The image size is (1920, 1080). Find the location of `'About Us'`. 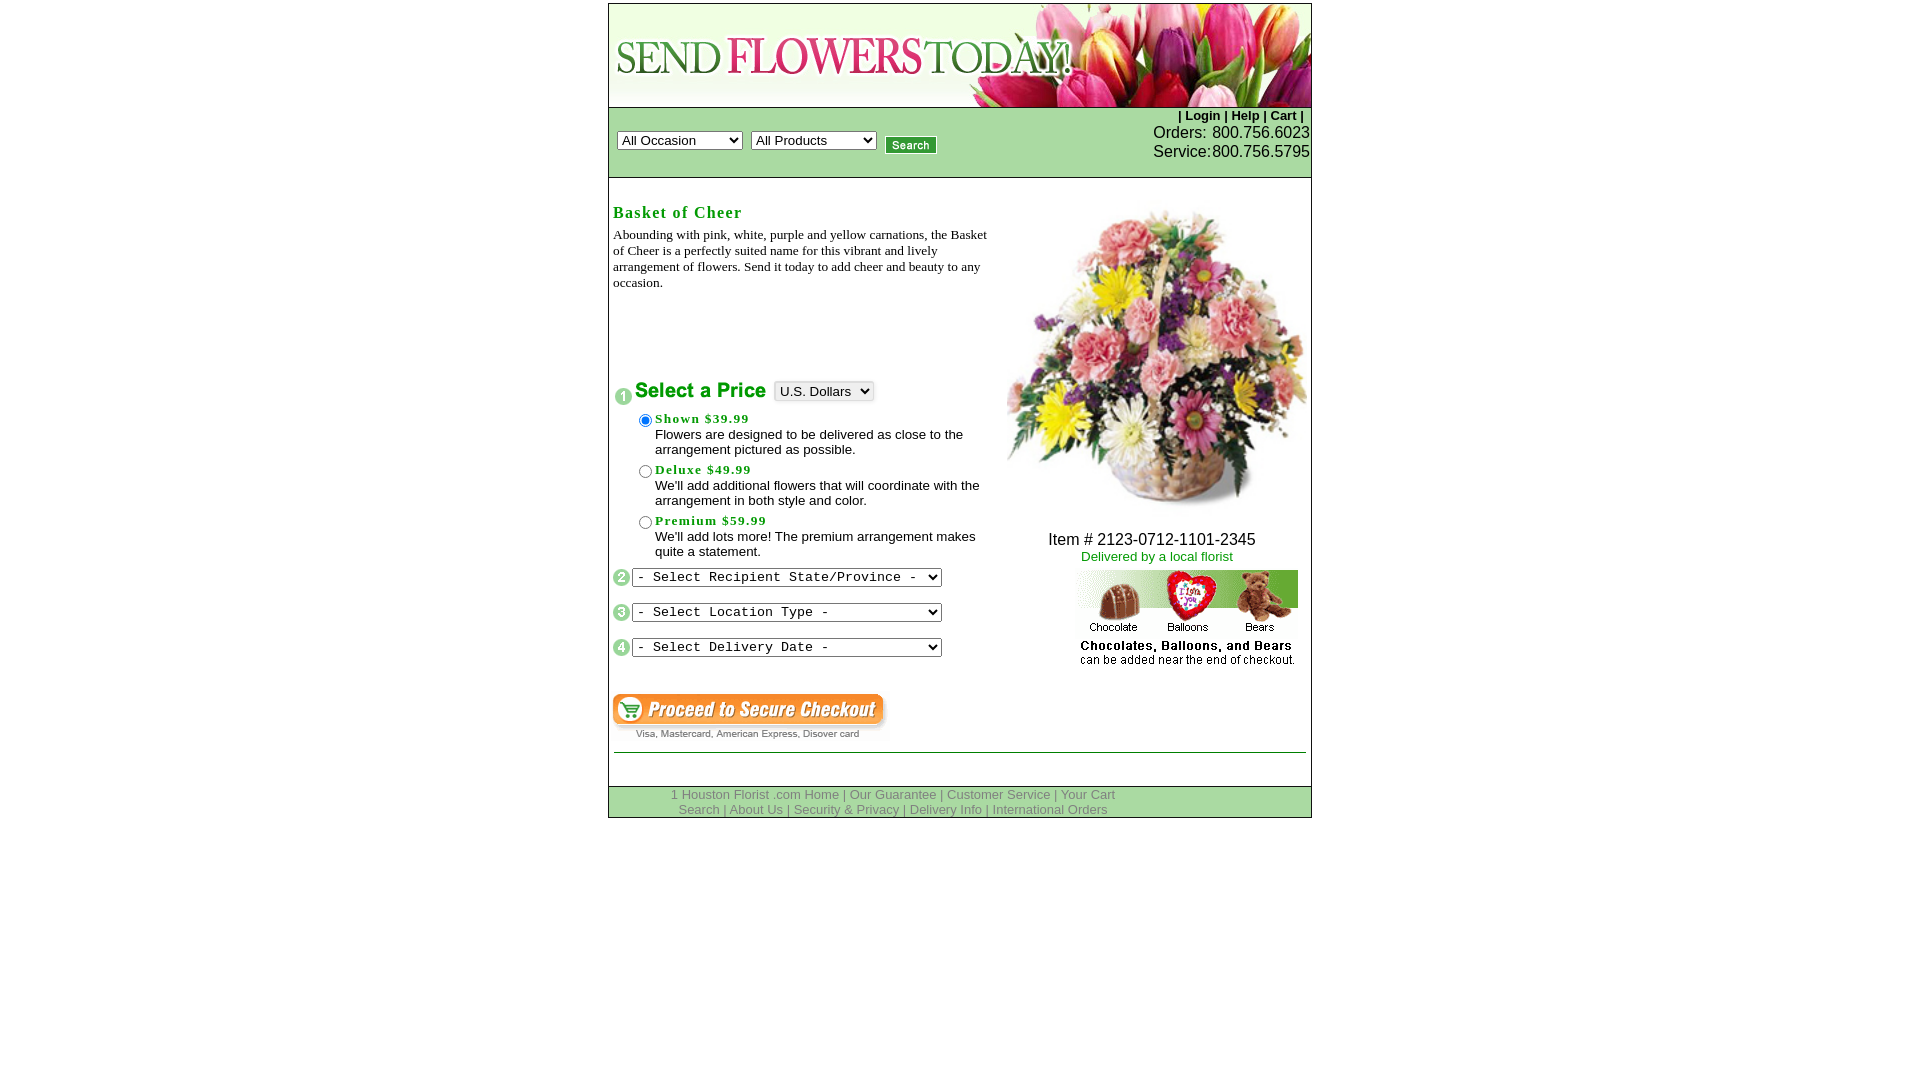

'About Us' is located at coordinates (755, 808).